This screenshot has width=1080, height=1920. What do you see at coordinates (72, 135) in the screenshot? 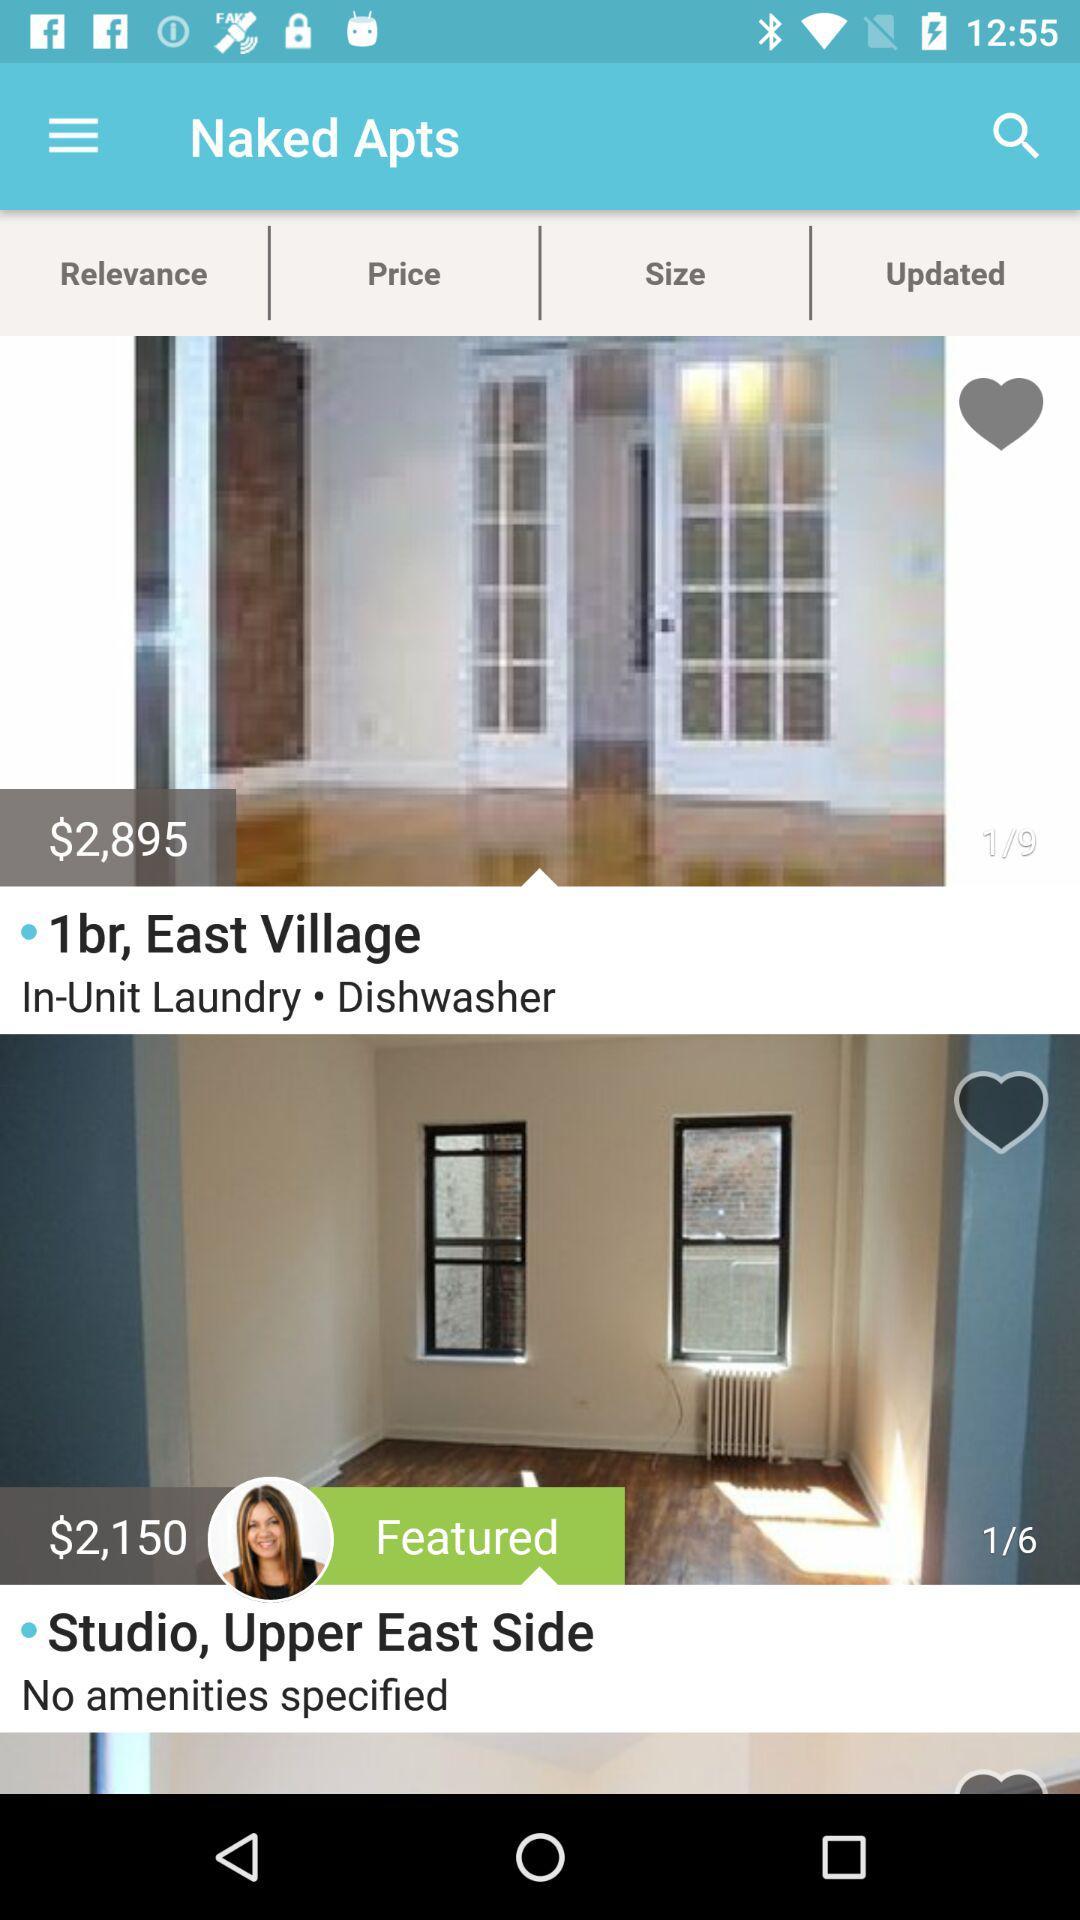
I see `item to the left of the naked apts icon` at bounding box center [72, 135].